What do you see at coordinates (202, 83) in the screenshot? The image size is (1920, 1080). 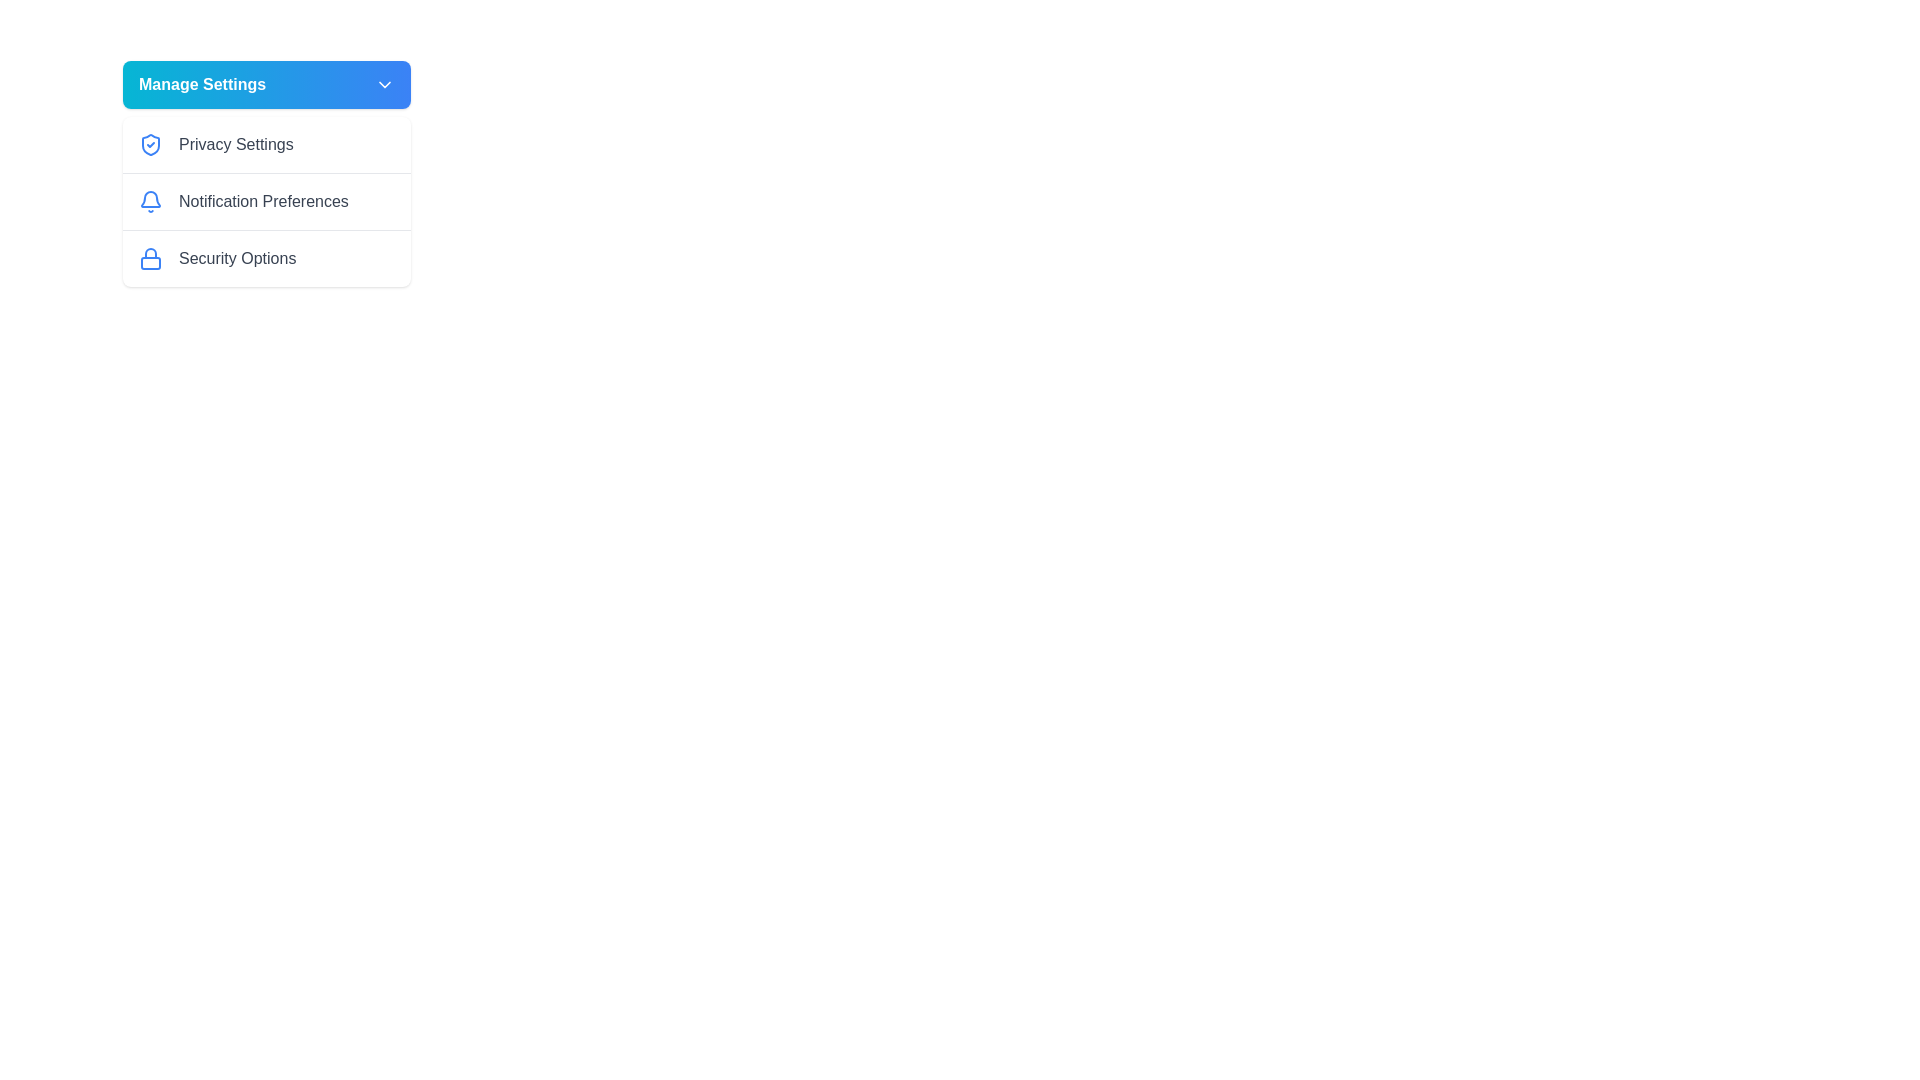 I see `the 'Manage Settings' text label, which is the primary label of a button indicating its functionality` at bounding box center [202, 83].